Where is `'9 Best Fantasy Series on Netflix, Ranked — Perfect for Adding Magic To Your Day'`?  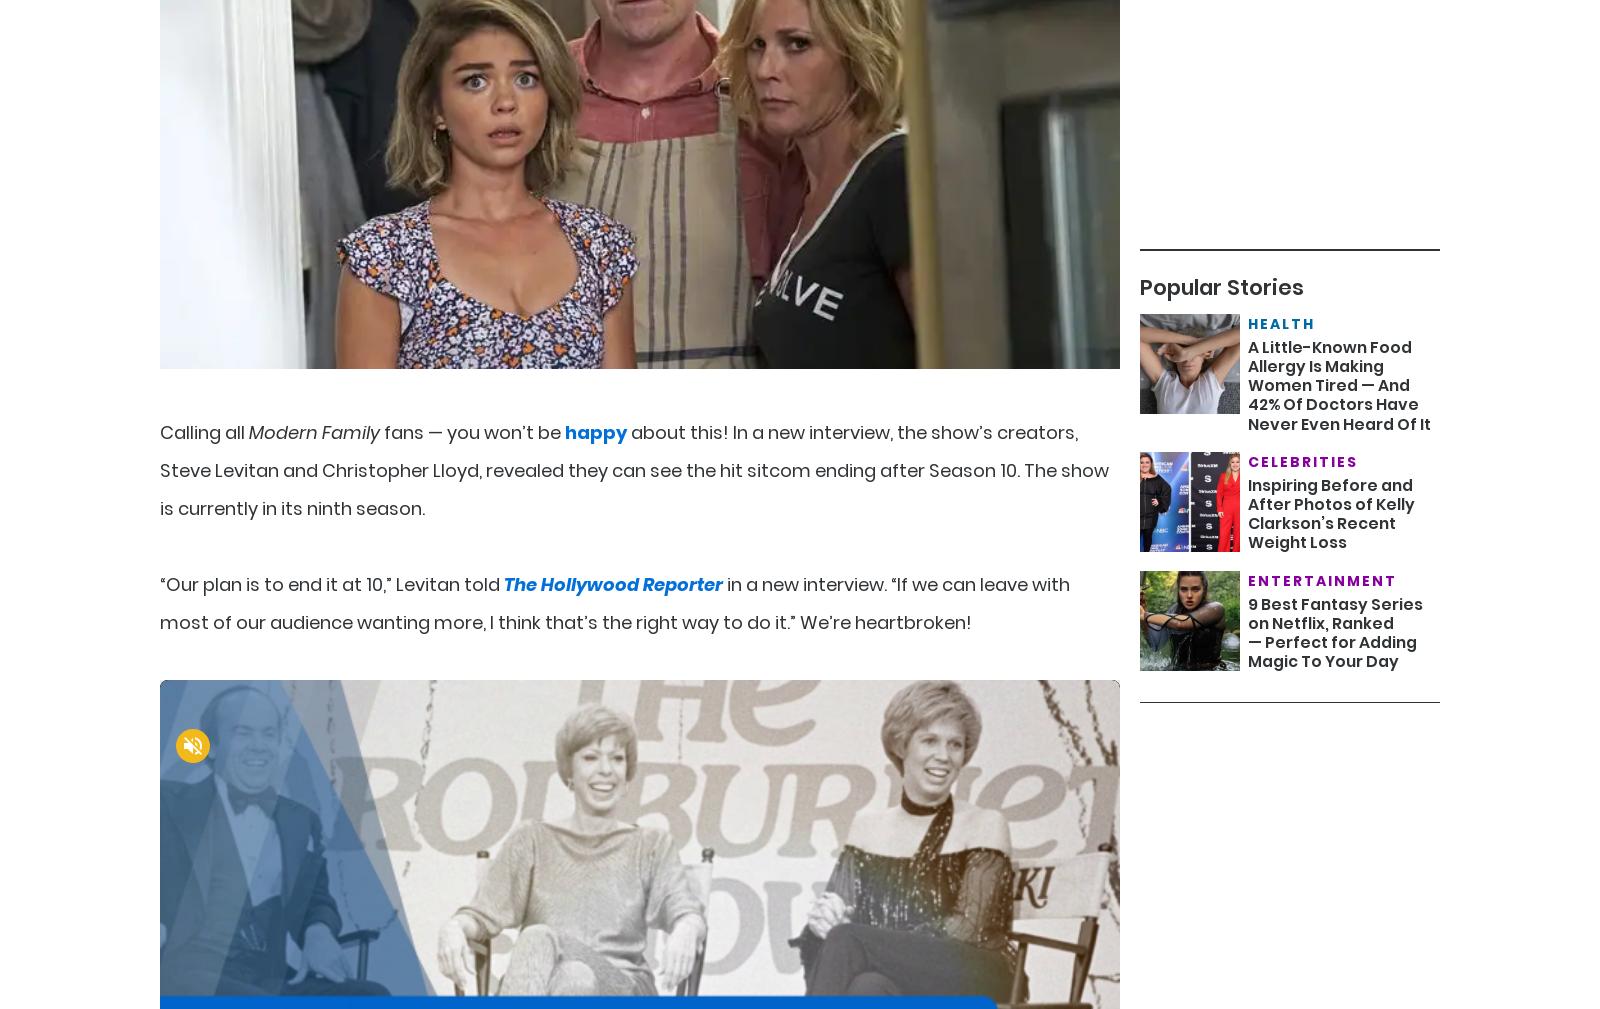 '9 Best Fantasy Series on Netflix, Ranked — Perfect for Adding Magic To Your Day' is located at coordinates (1334, 632).